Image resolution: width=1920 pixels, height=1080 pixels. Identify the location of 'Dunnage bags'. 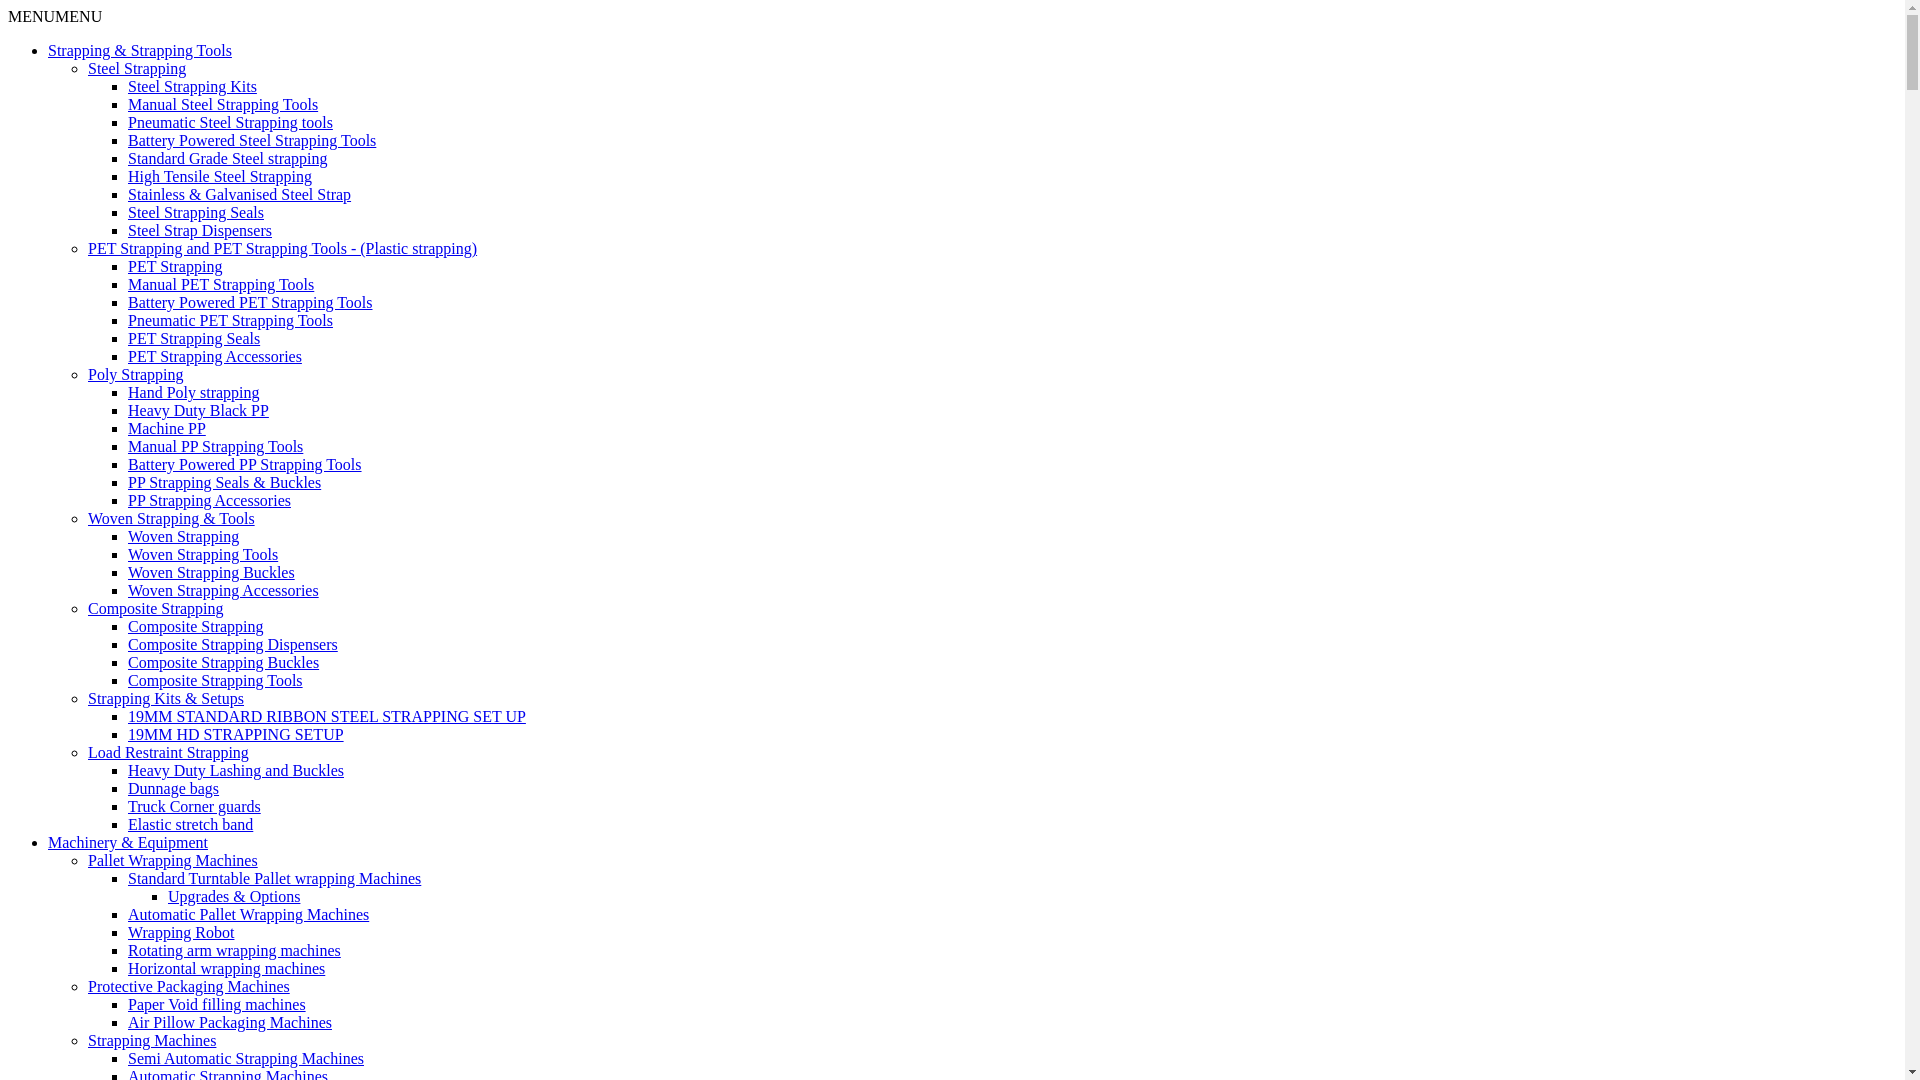
(173, 787).